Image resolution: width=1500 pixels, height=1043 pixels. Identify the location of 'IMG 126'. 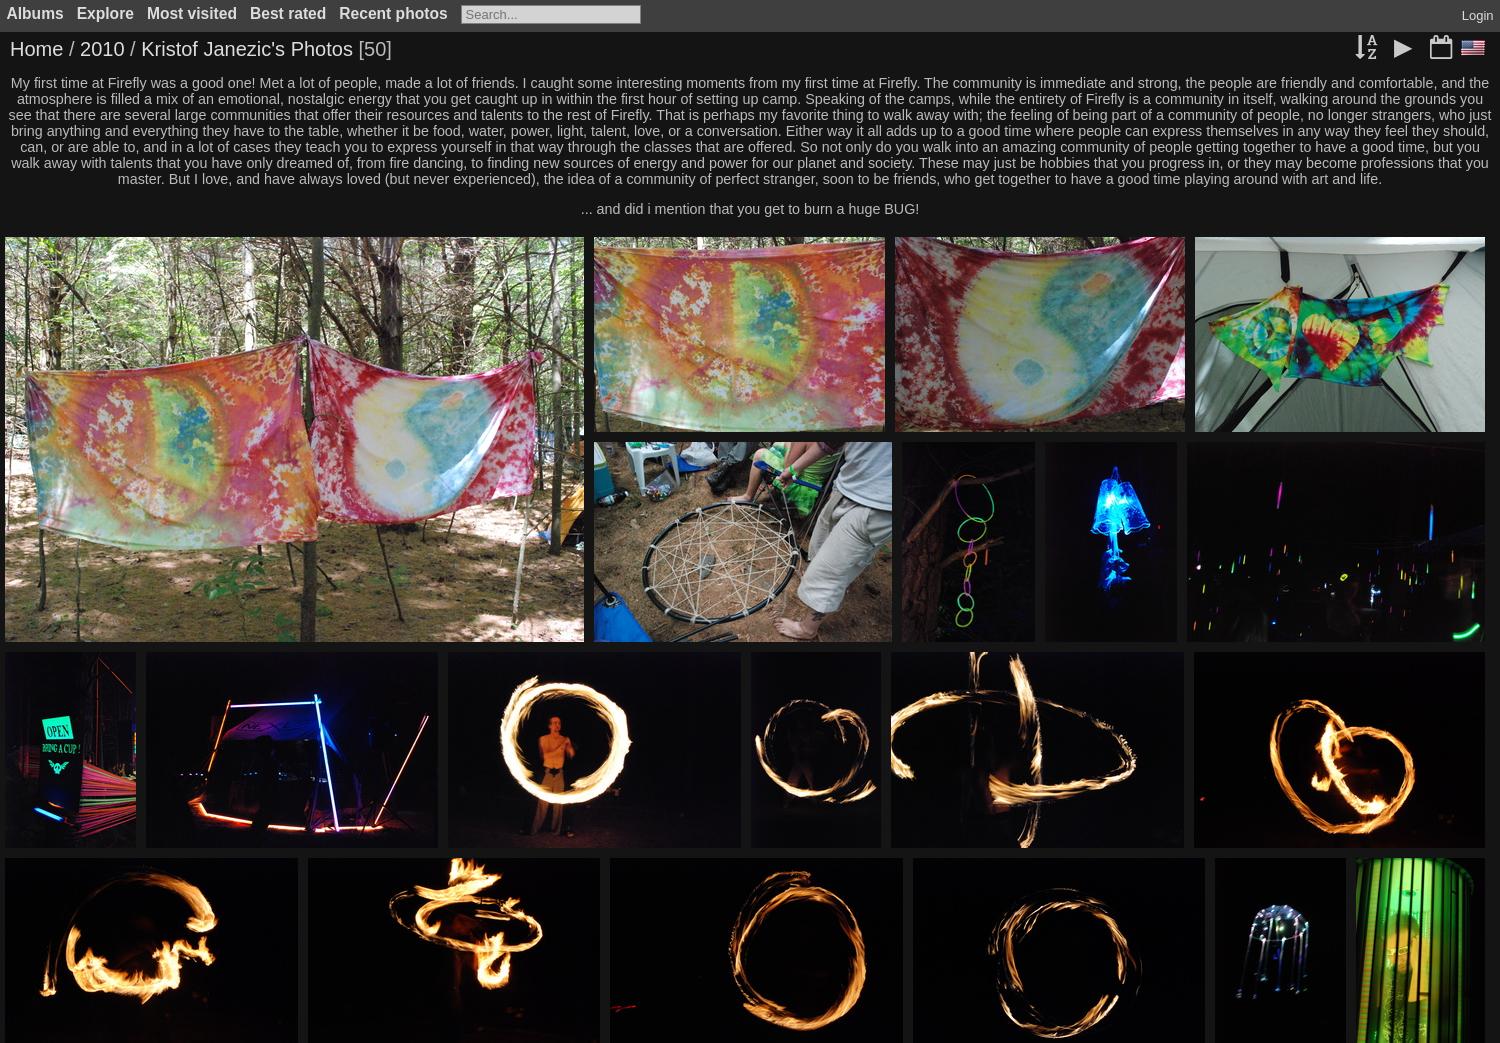
(295, 862).